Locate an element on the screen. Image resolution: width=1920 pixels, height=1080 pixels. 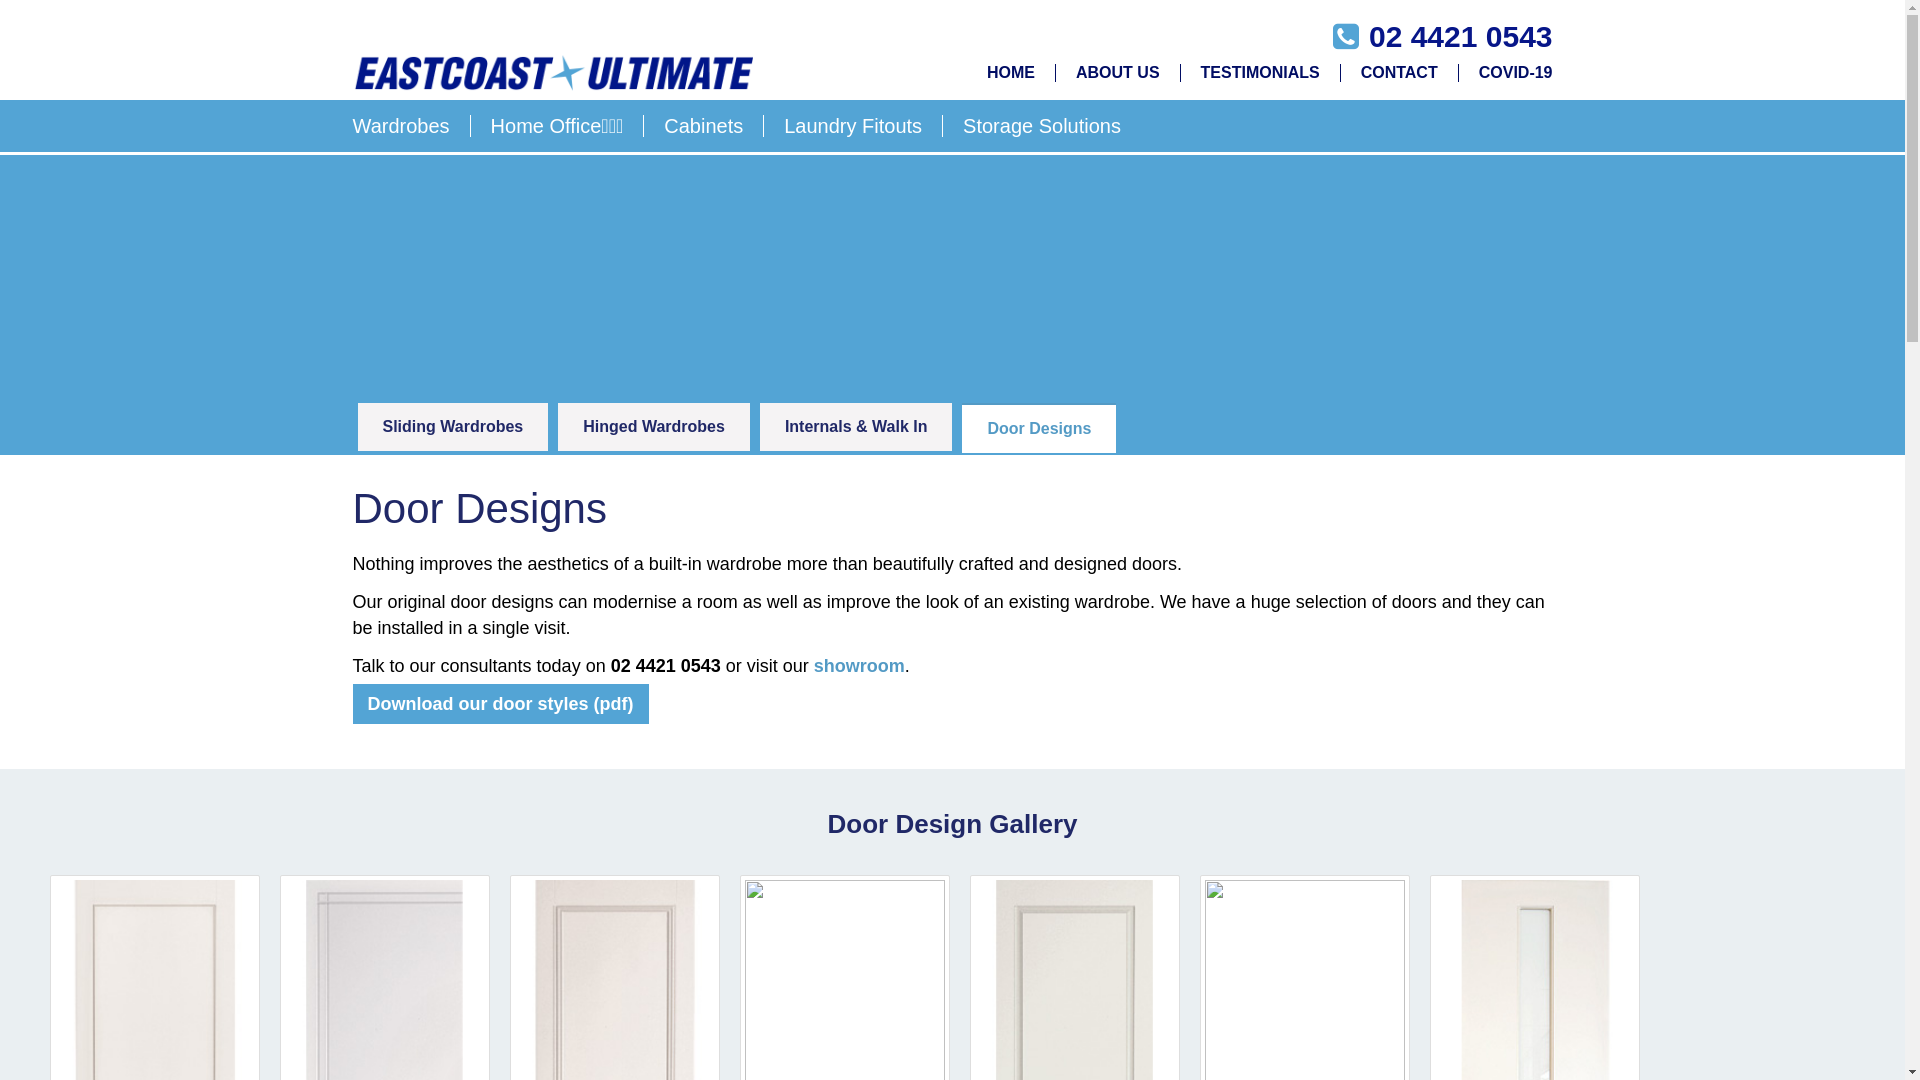
'Storage Solutions' is located at coordinates (1032, 126).